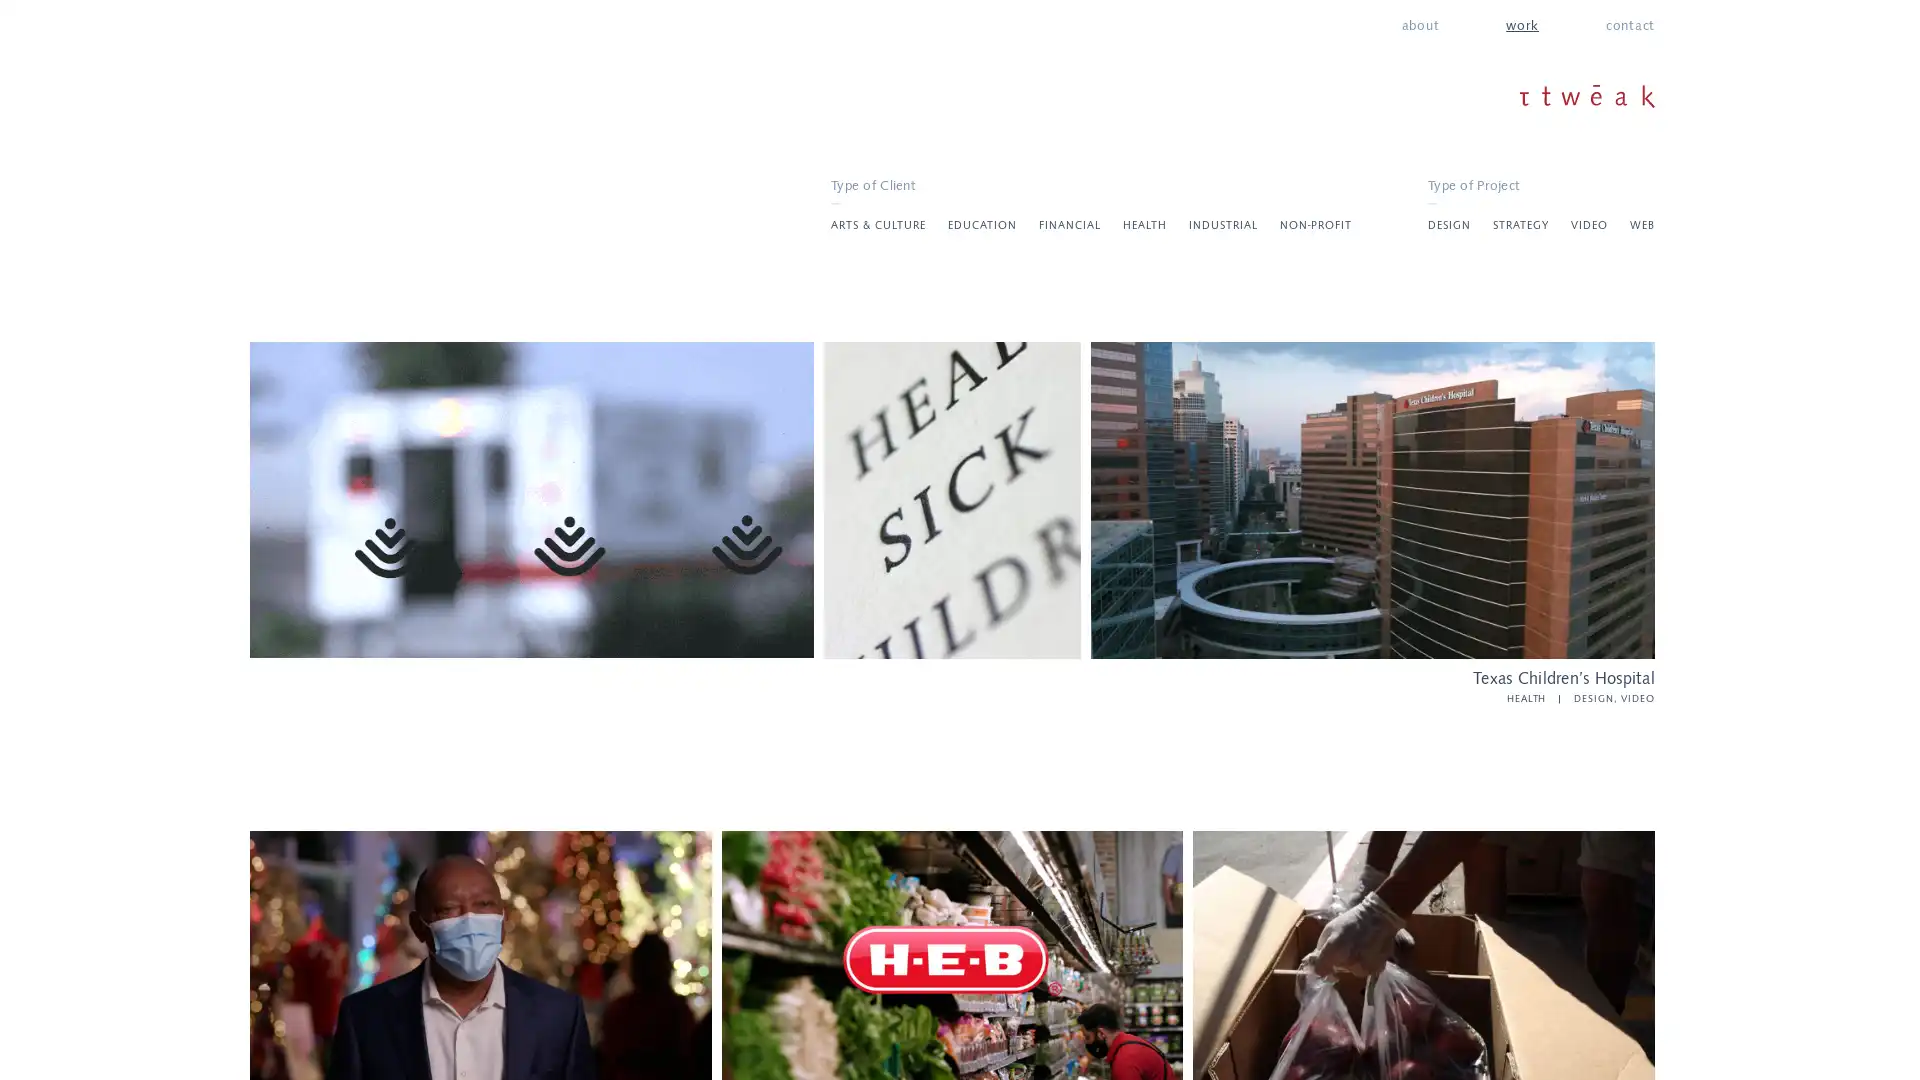  Describe the element at coordinates (878, 225) in the screenshot. I see `ARTS & CULTURE` at that location.